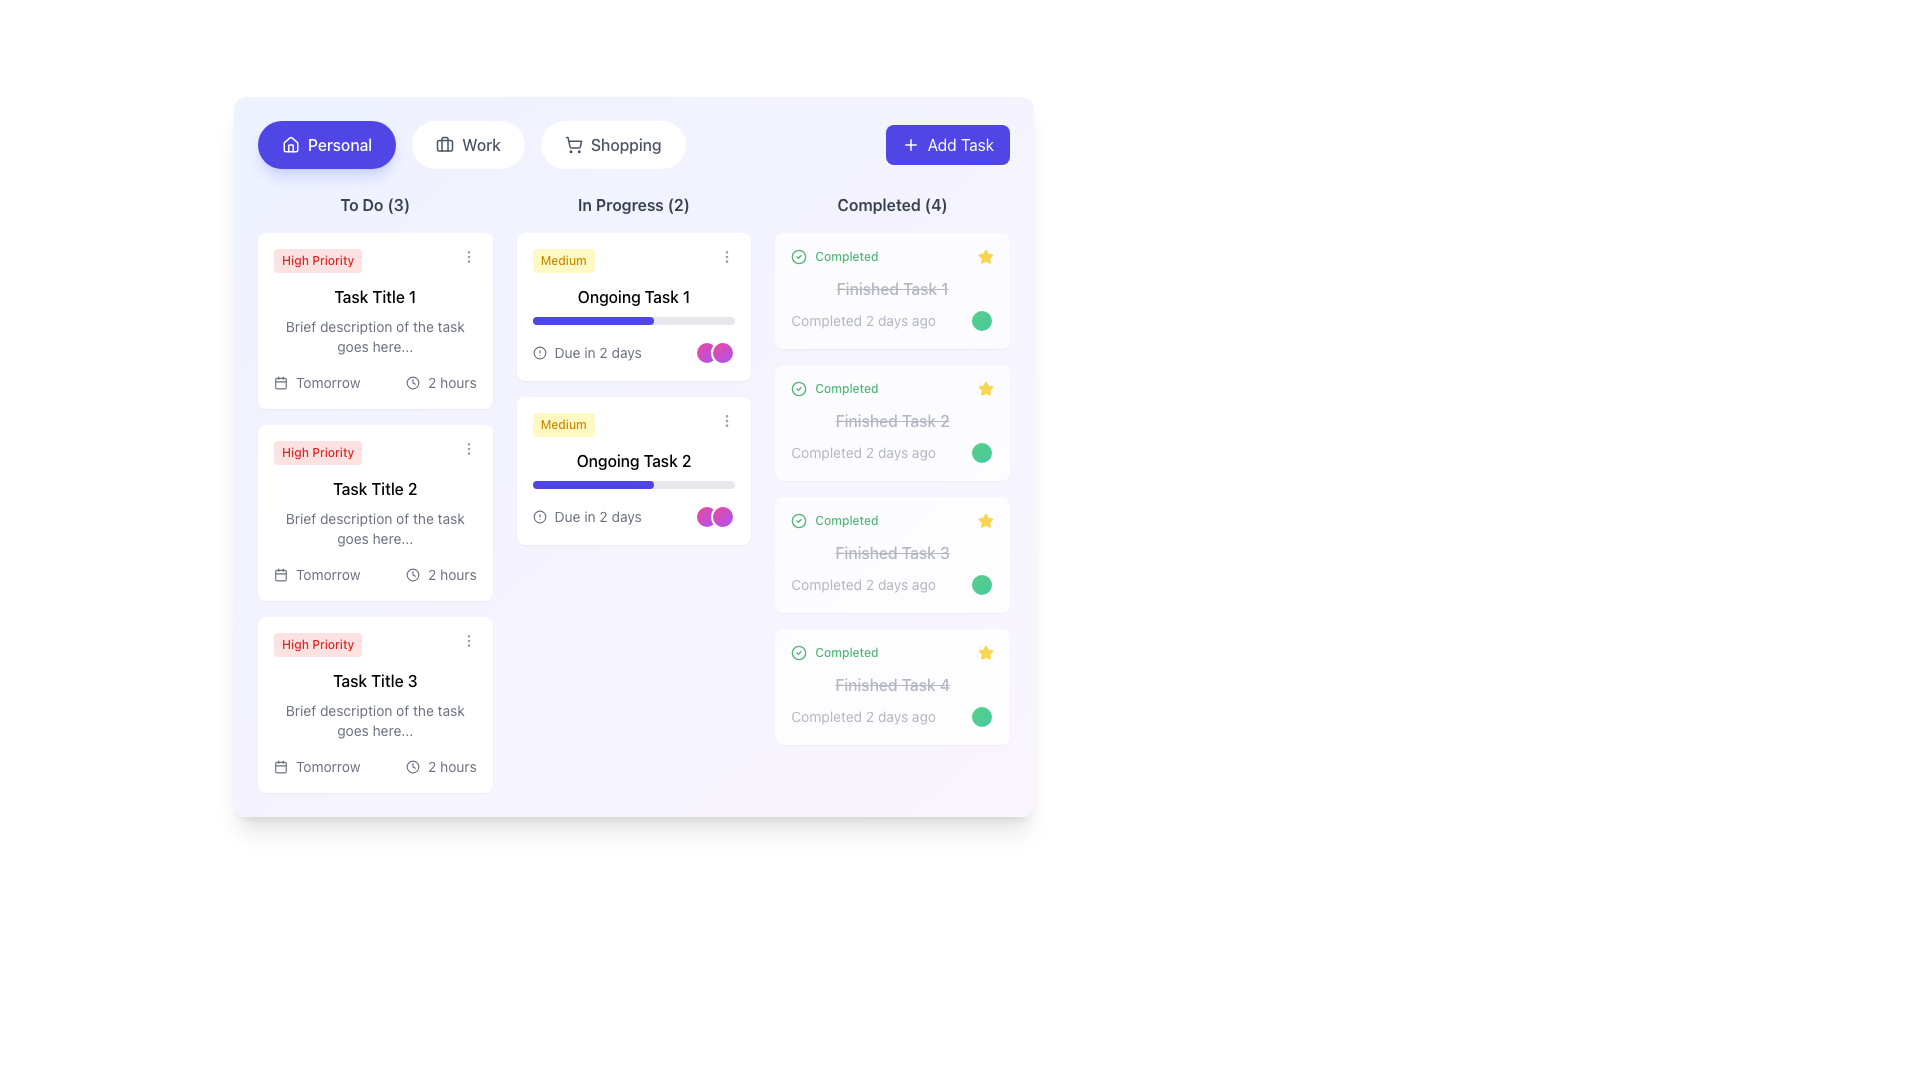  Describe the element at coordinates (317, 644) in the screenshot. I see `the high priority indicator label located in the top-left corner of the 'Task Title 3' card in the 'To Do' column` at that location.